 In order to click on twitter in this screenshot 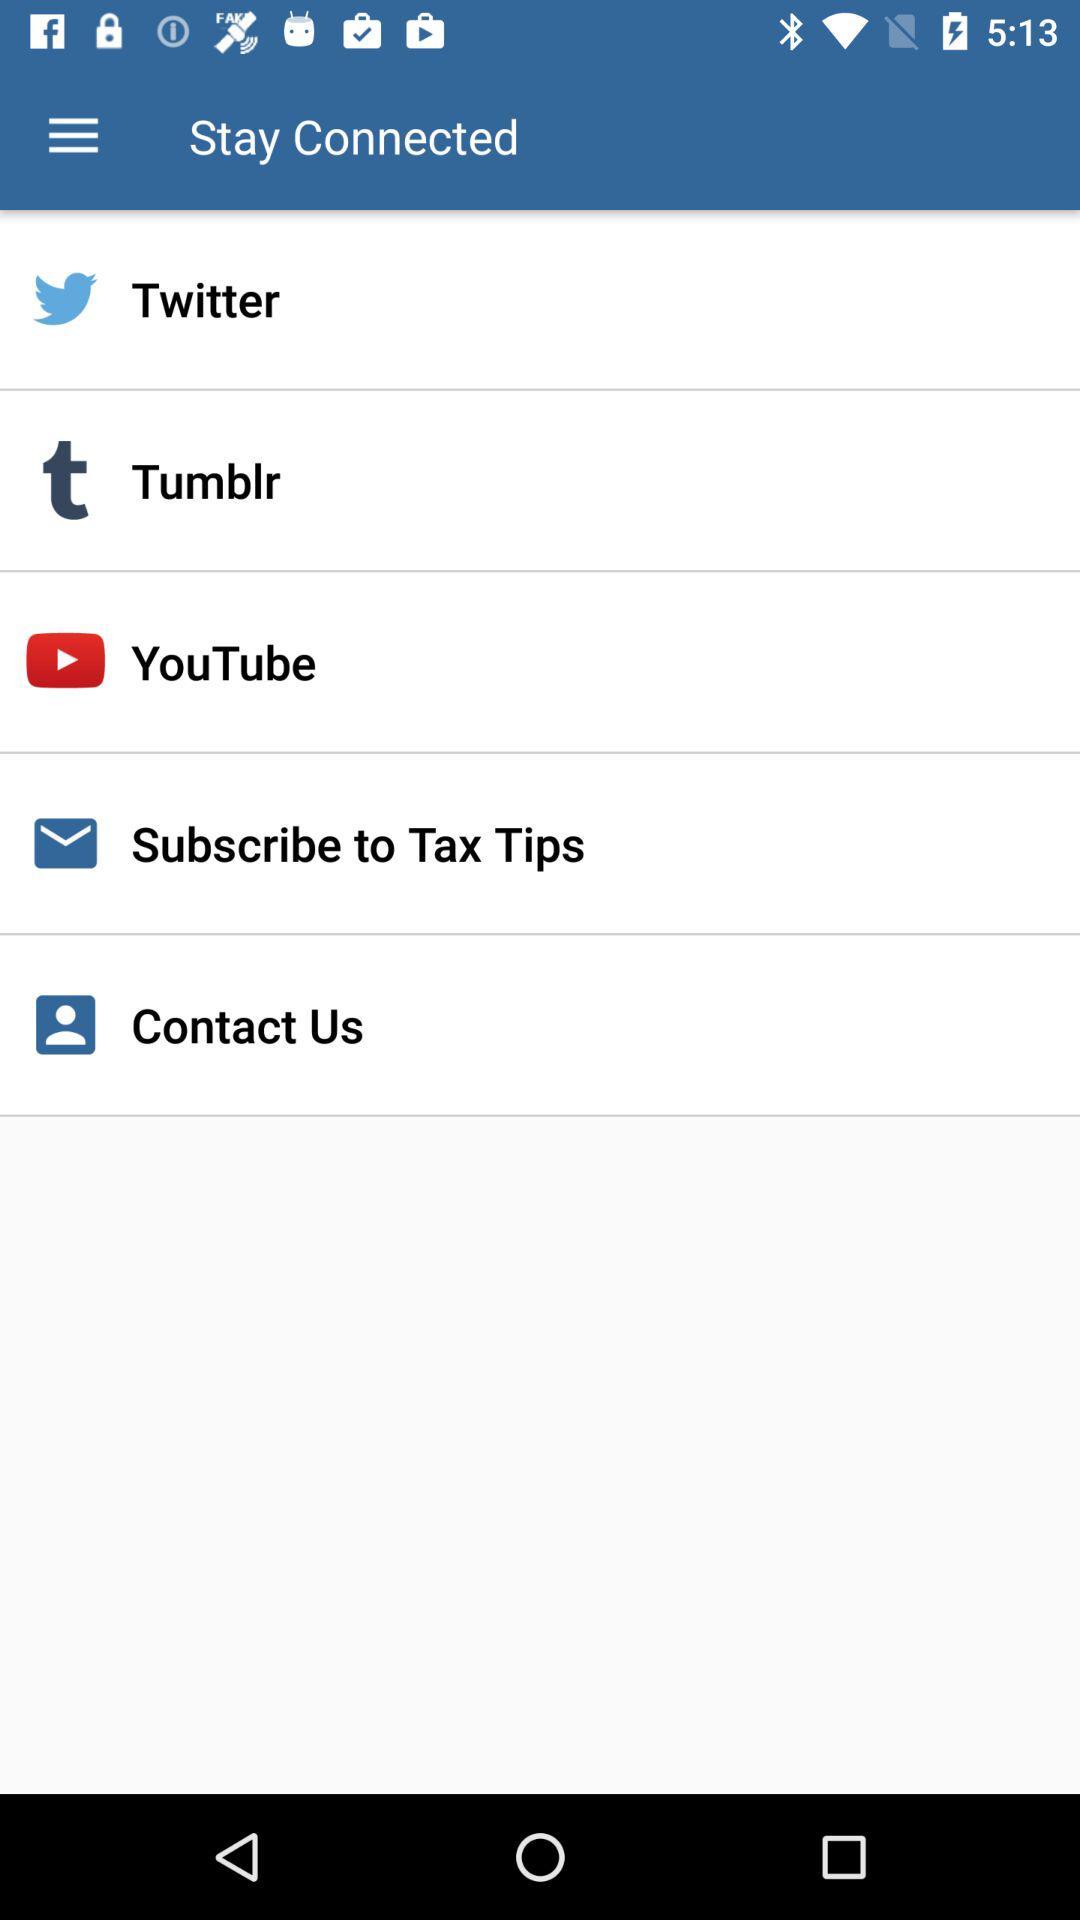, I will do `click(540, 298)`.